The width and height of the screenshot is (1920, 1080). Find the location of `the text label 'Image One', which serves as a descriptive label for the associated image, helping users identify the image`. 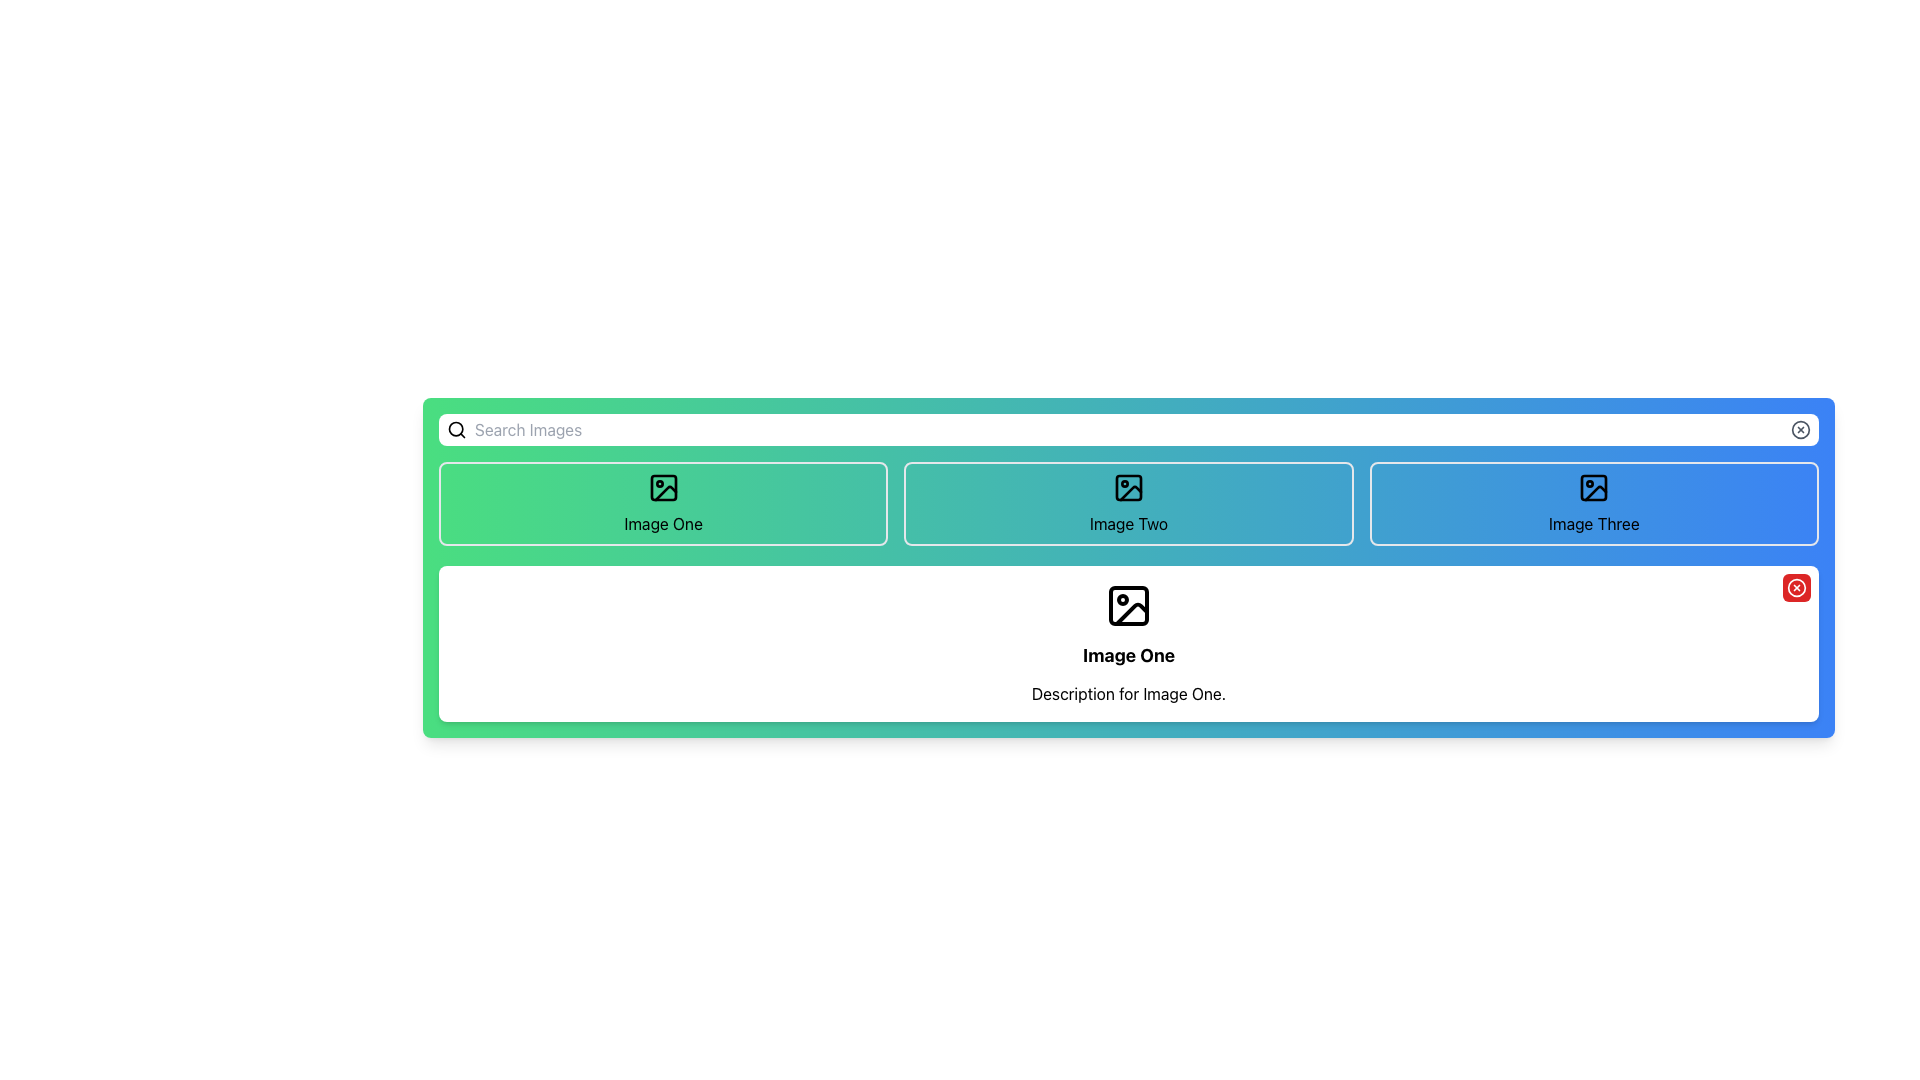

the text label 'Image One', which serves as a descriptive label for the associated image, helping users identify the image is located at coordinates (663, 523).